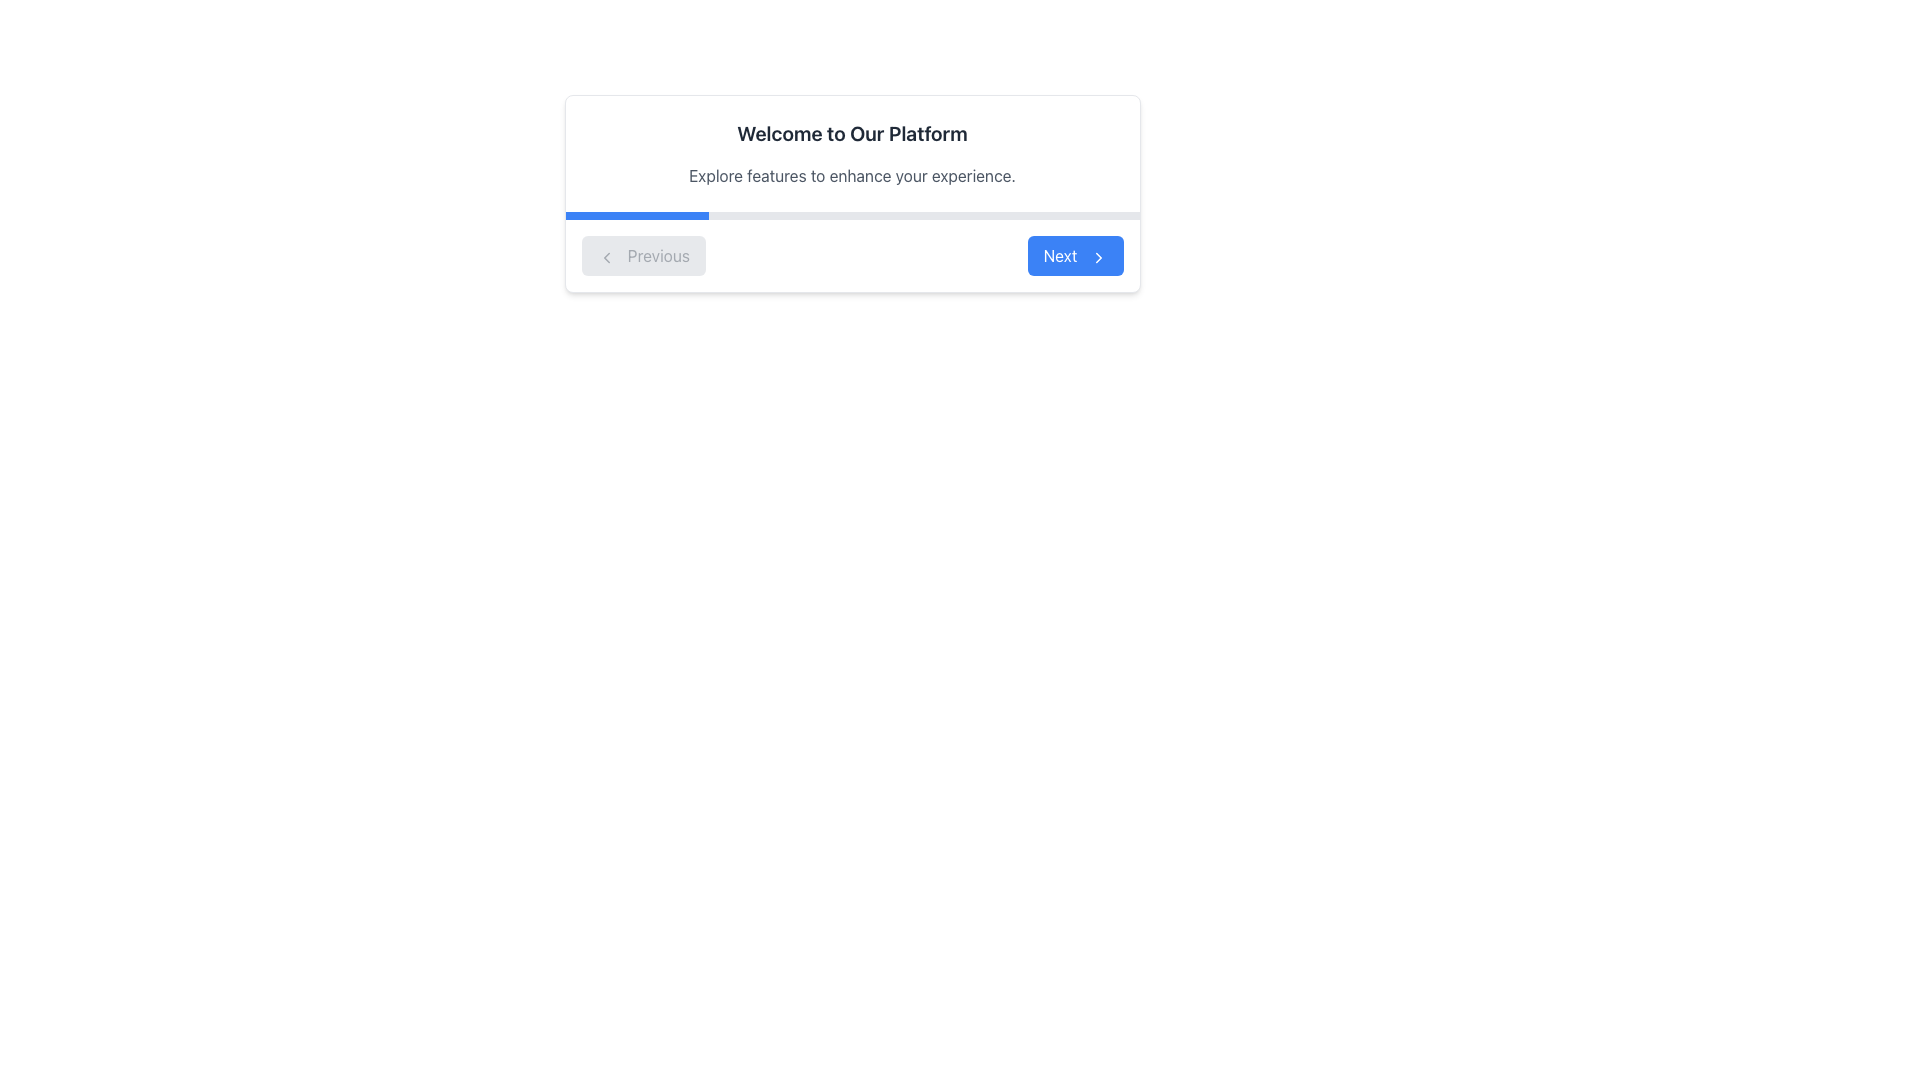  I want to click on the right-pointing arrow icon located within the blue 'Next' button at the bottom-right of the central dialog box, so click(1097, 256).